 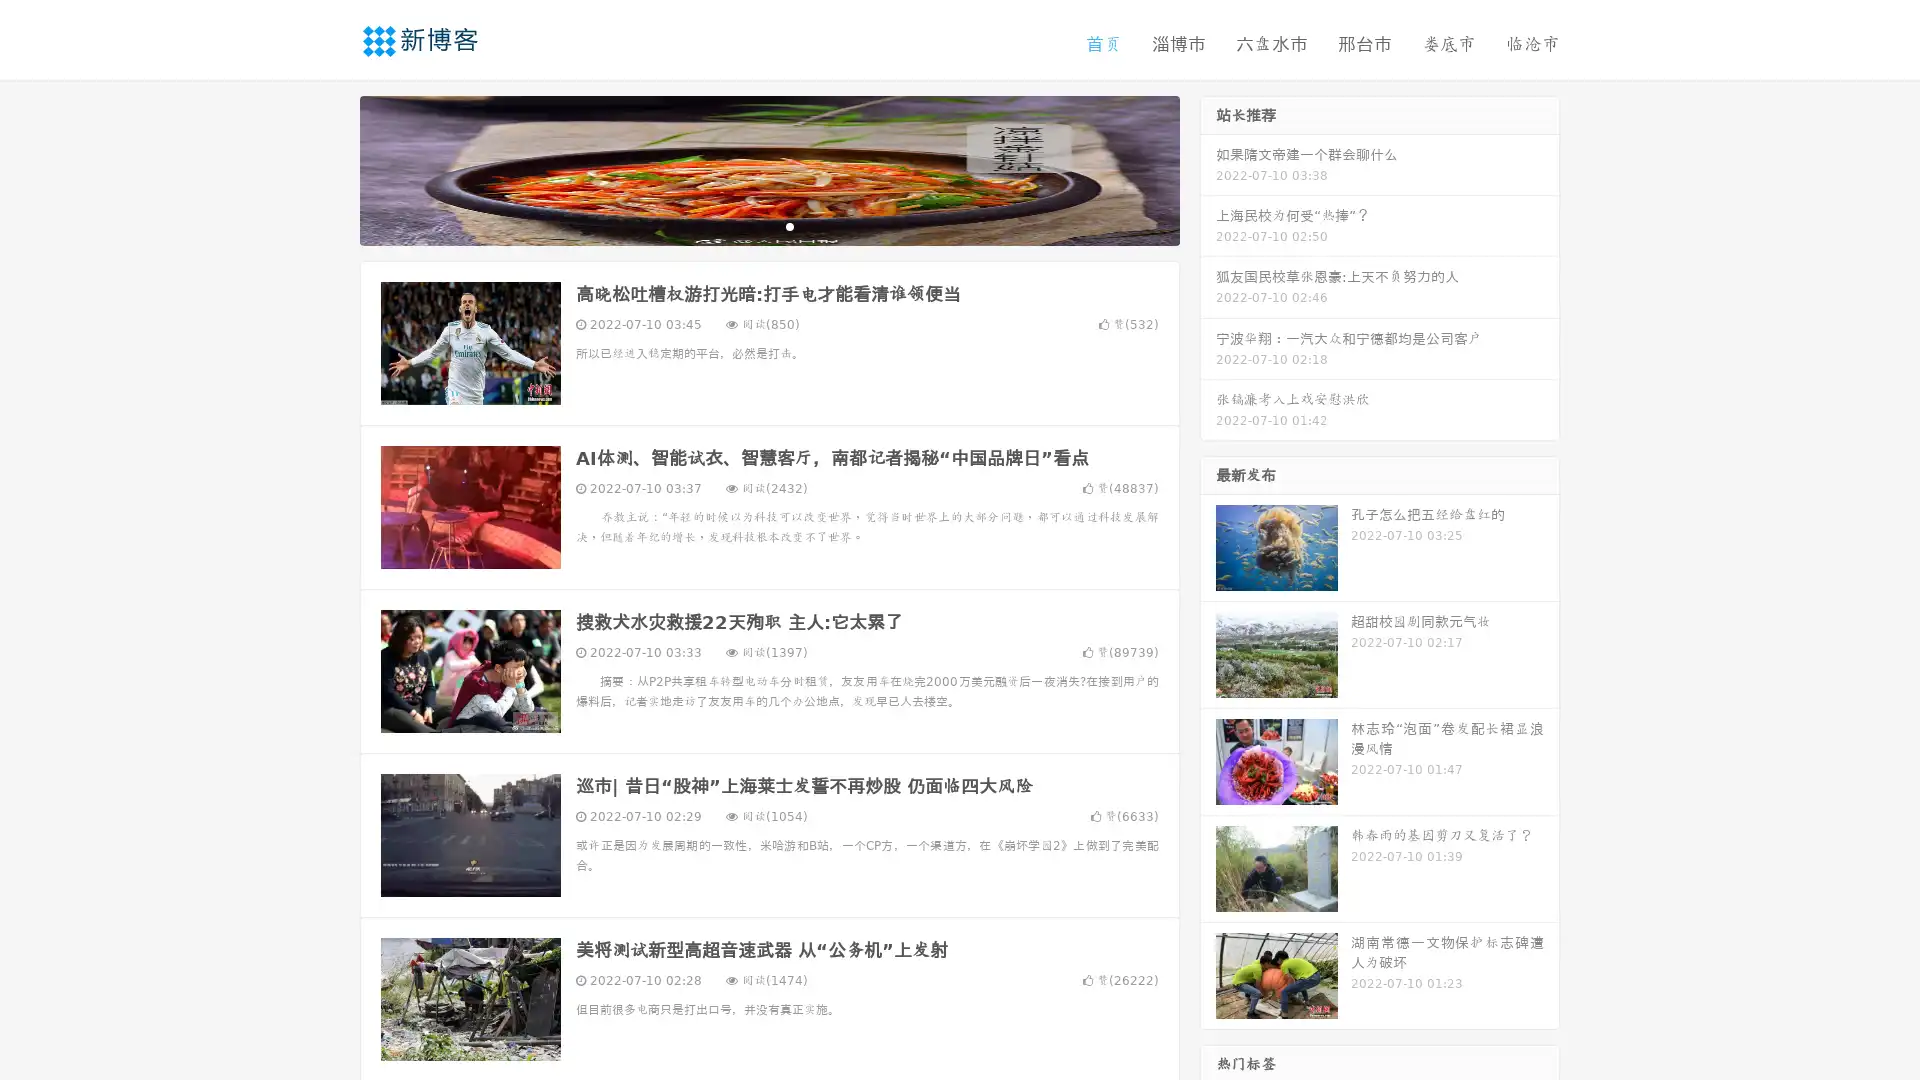 I want to click on Go to slide 2, so click(x=768, y=225).